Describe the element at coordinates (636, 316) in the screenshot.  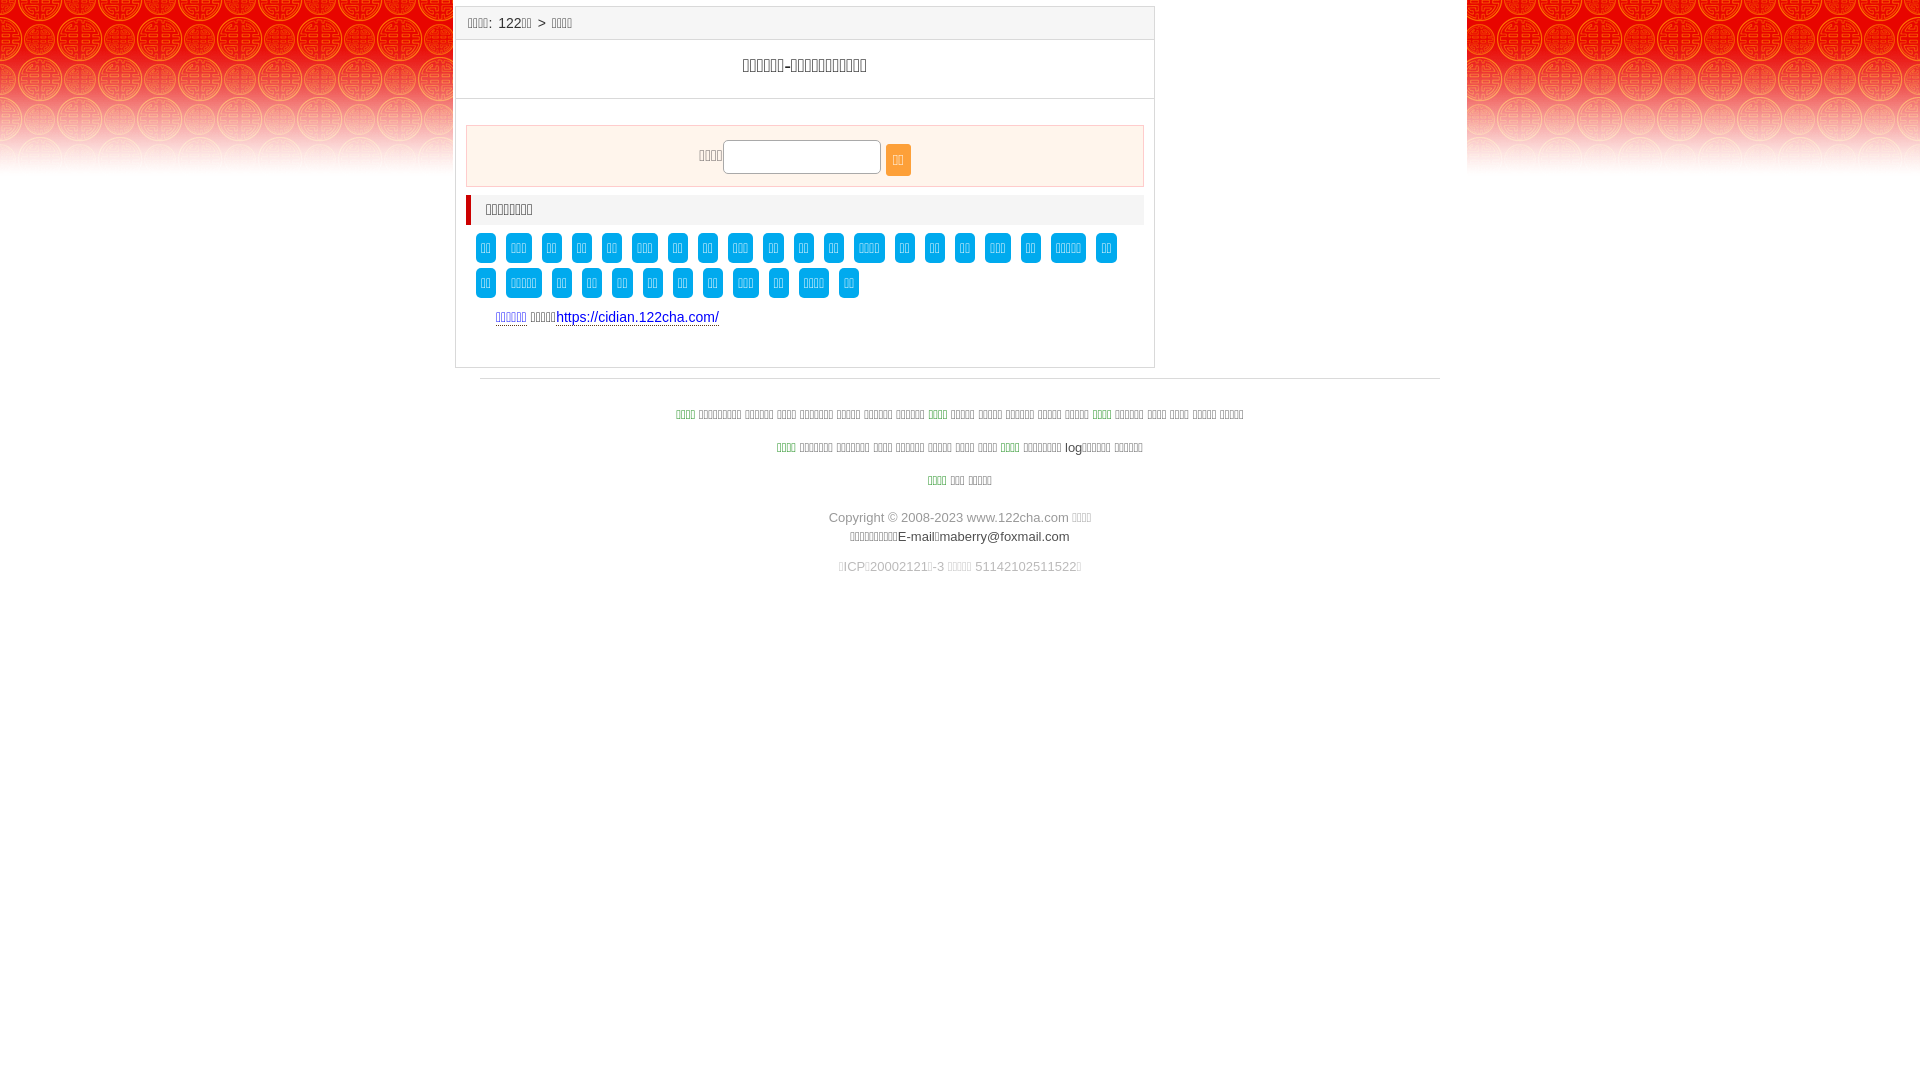
I see `'https://cidian.122cha.com/'` at that location.